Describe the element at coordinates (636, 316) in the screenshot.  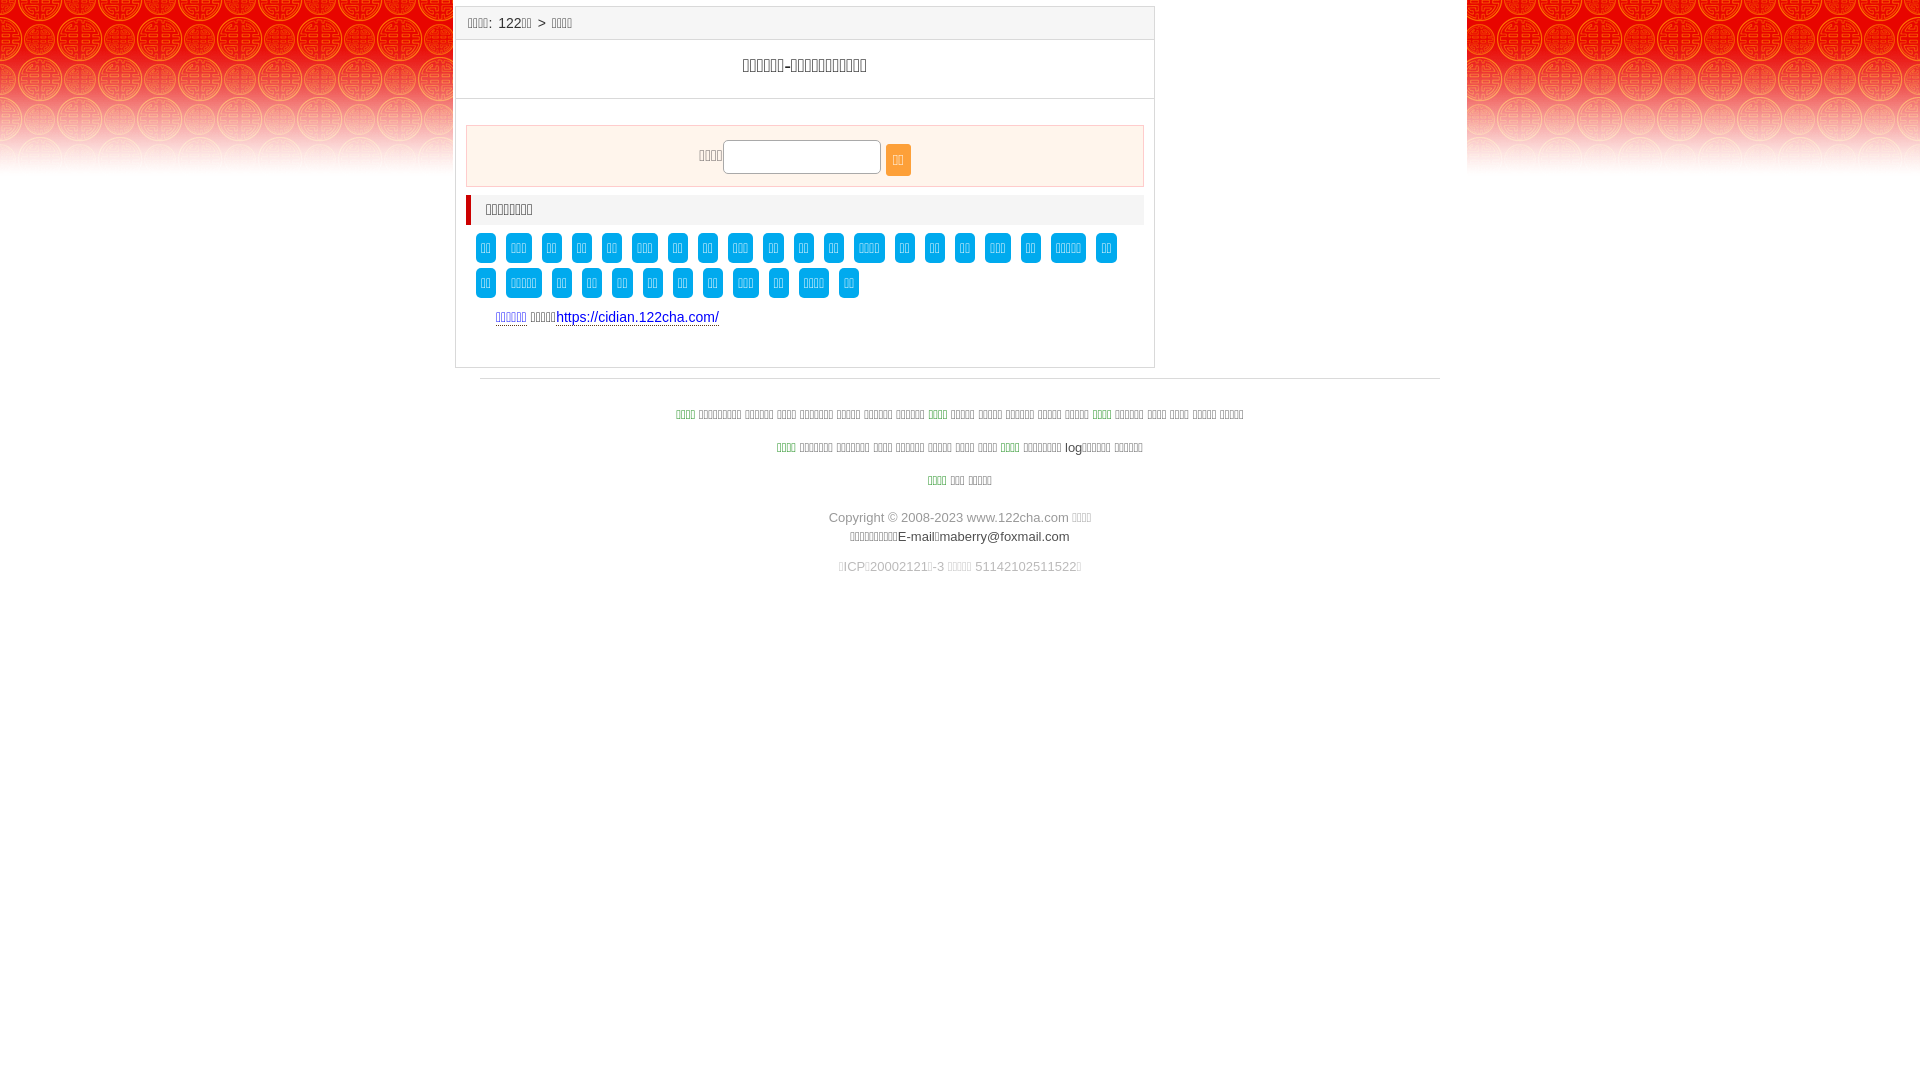
I see `'https://cidian.122cha.com/'` at that location.